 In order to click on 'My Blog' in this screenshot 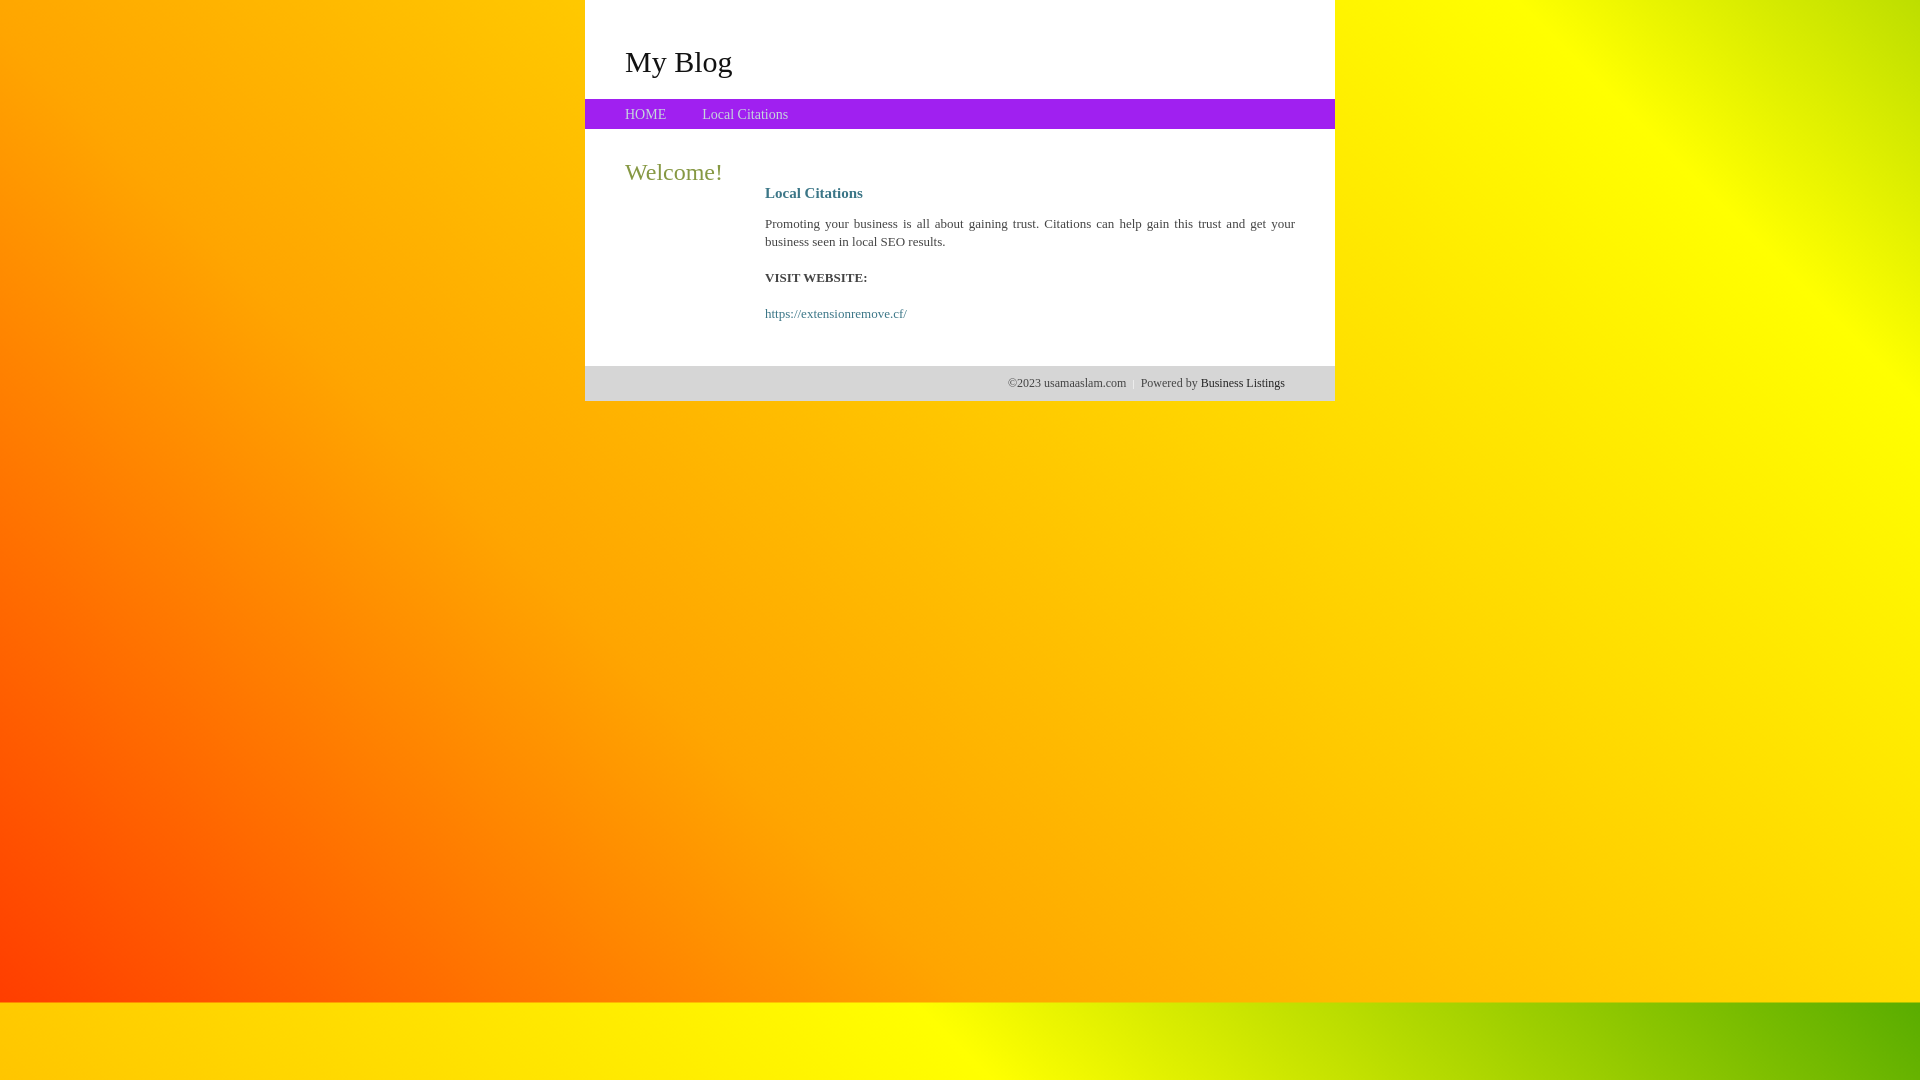, I will do `click(623, 60)`.